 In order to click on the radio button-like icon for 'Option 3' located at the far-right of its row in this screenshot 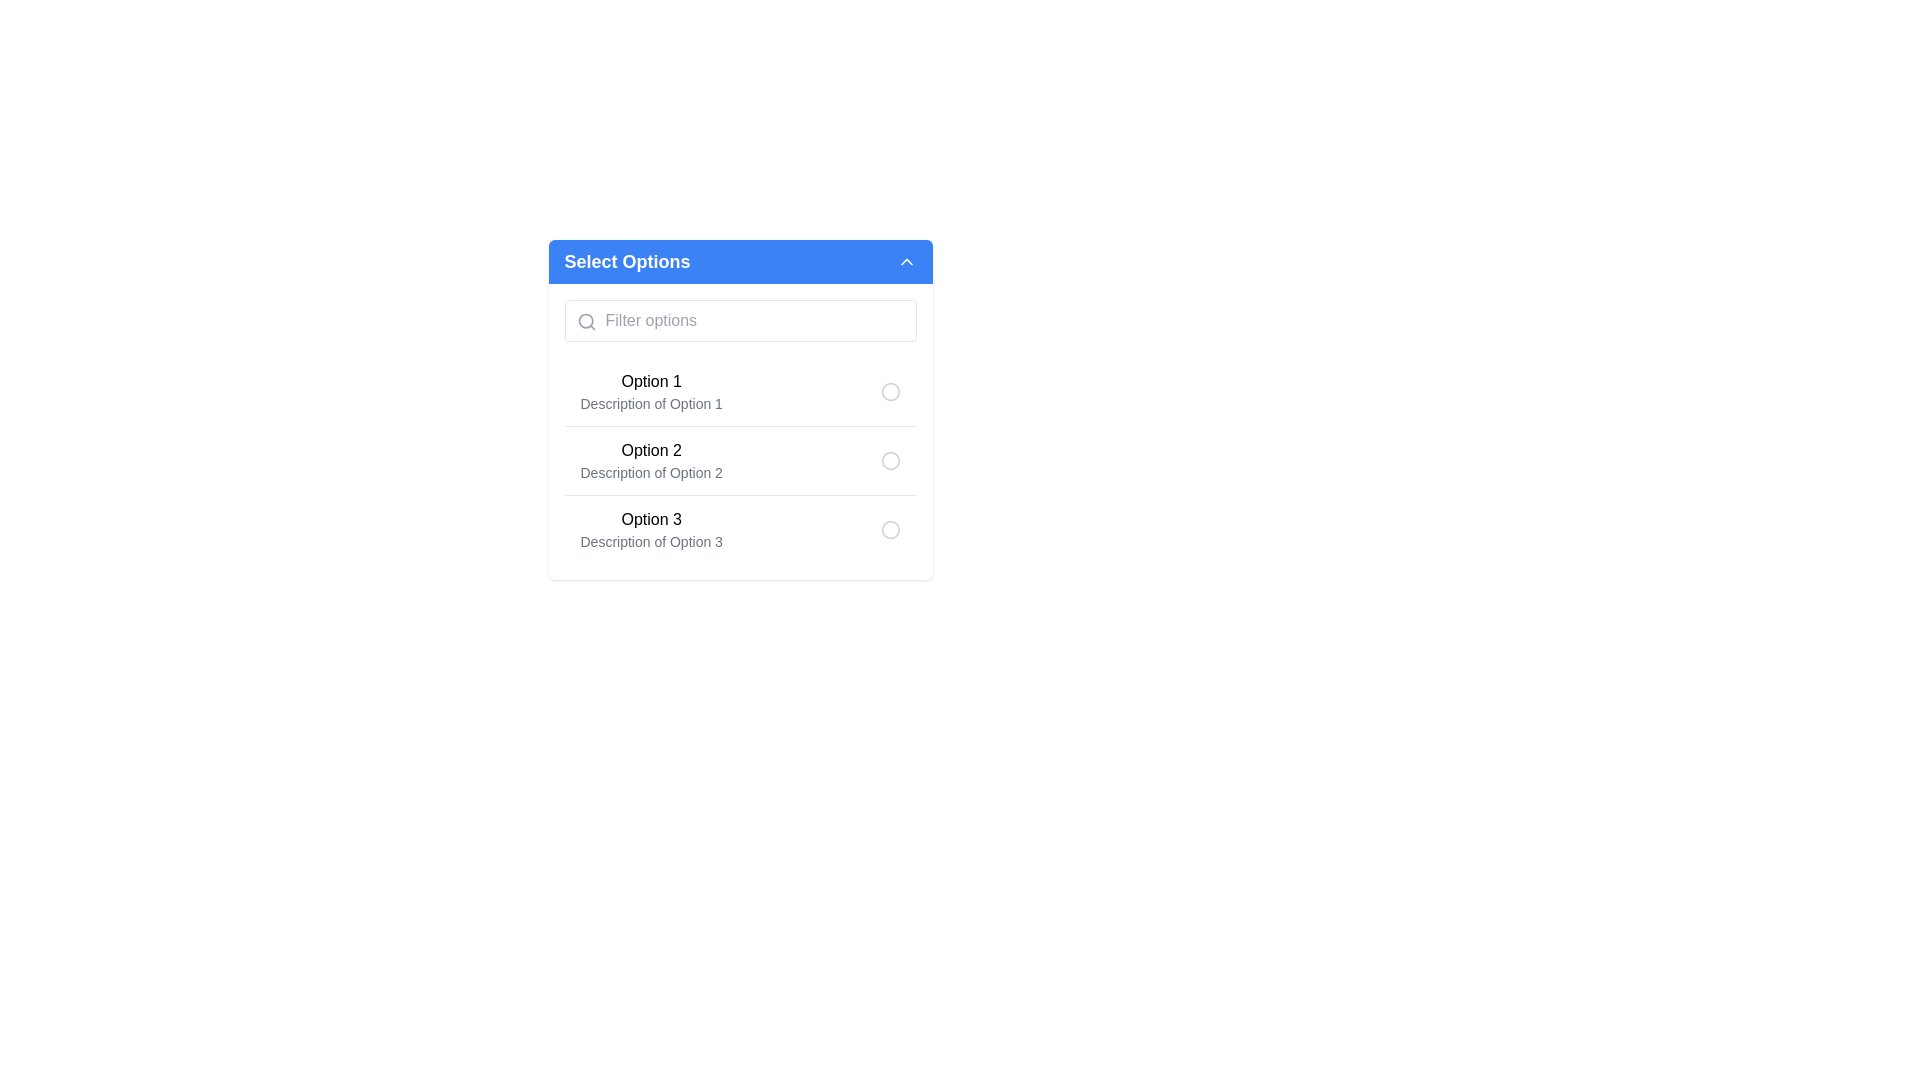, I will do `click(889, 528)`.